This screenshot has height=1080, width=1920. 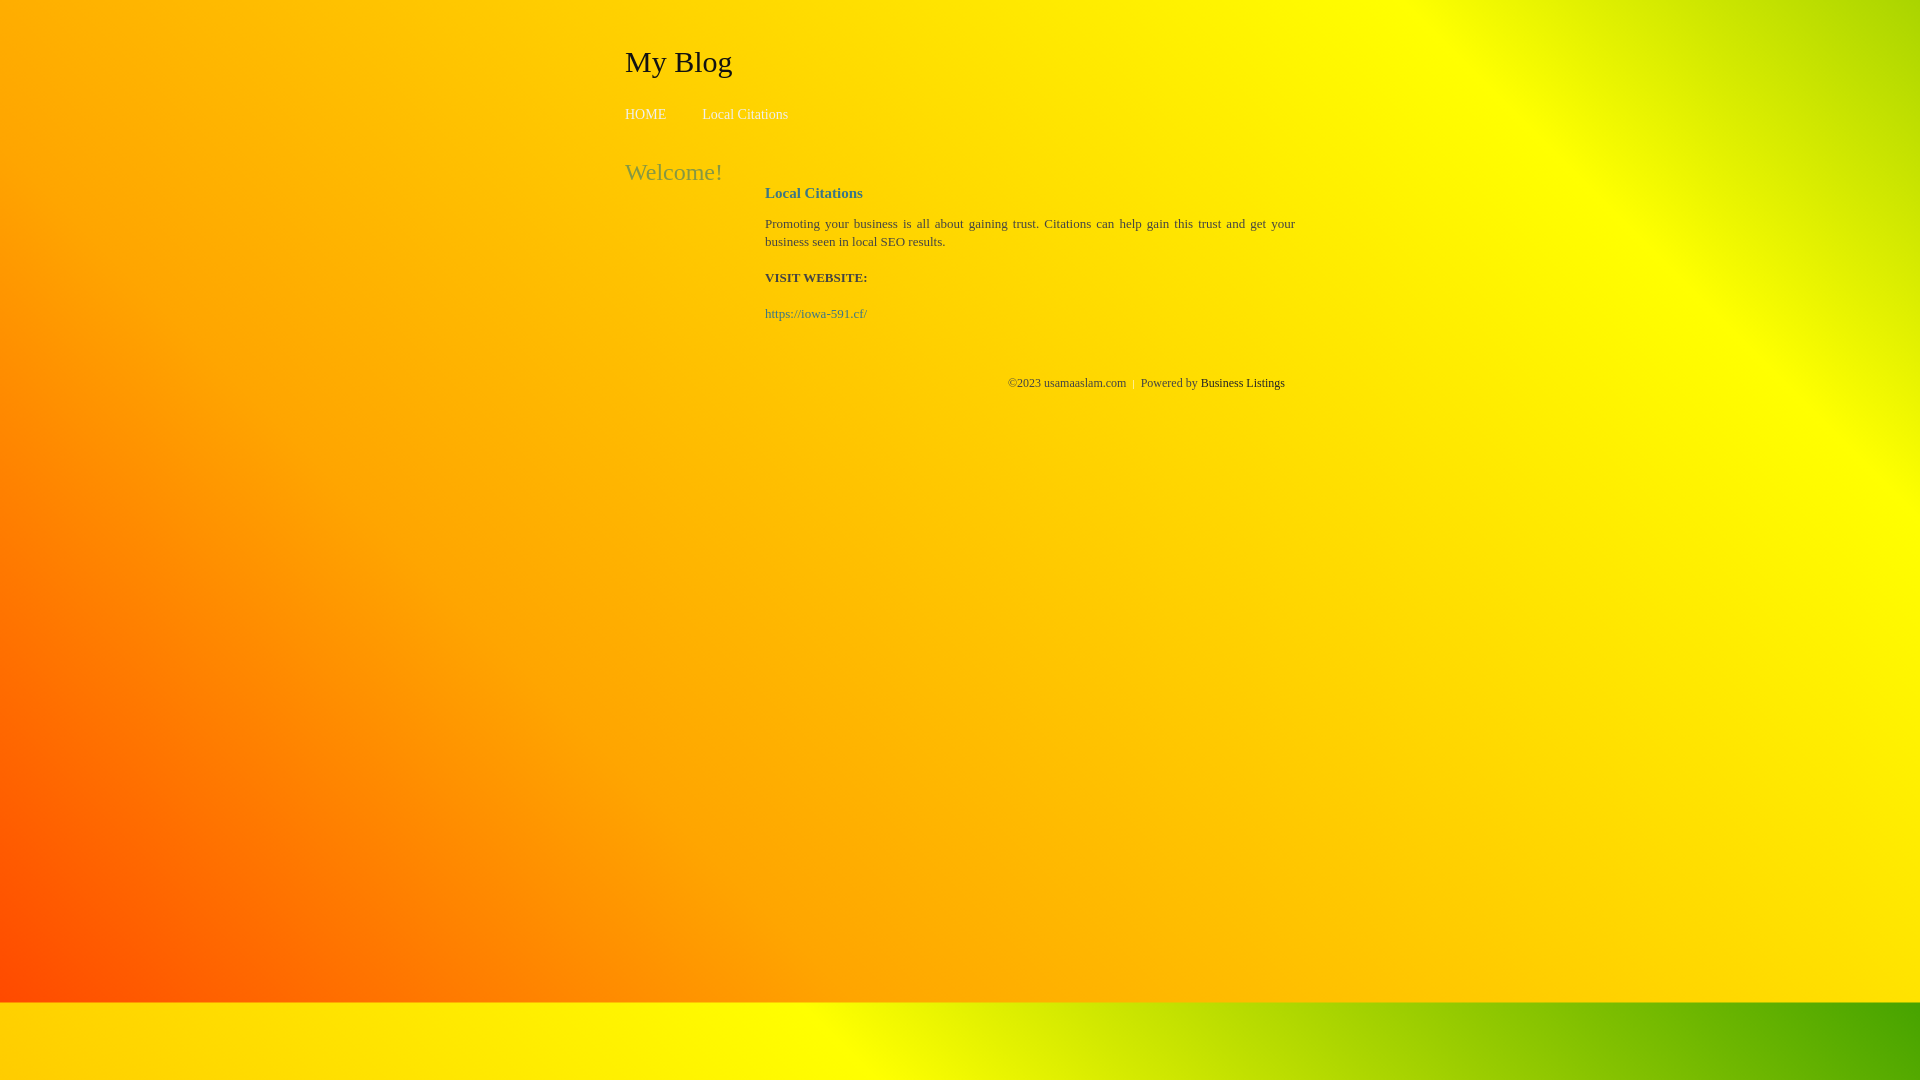 What do you see at coordinates (701, 114) in the screenshot?
I see `'Local Citations'` at bounding box center [701, 114].